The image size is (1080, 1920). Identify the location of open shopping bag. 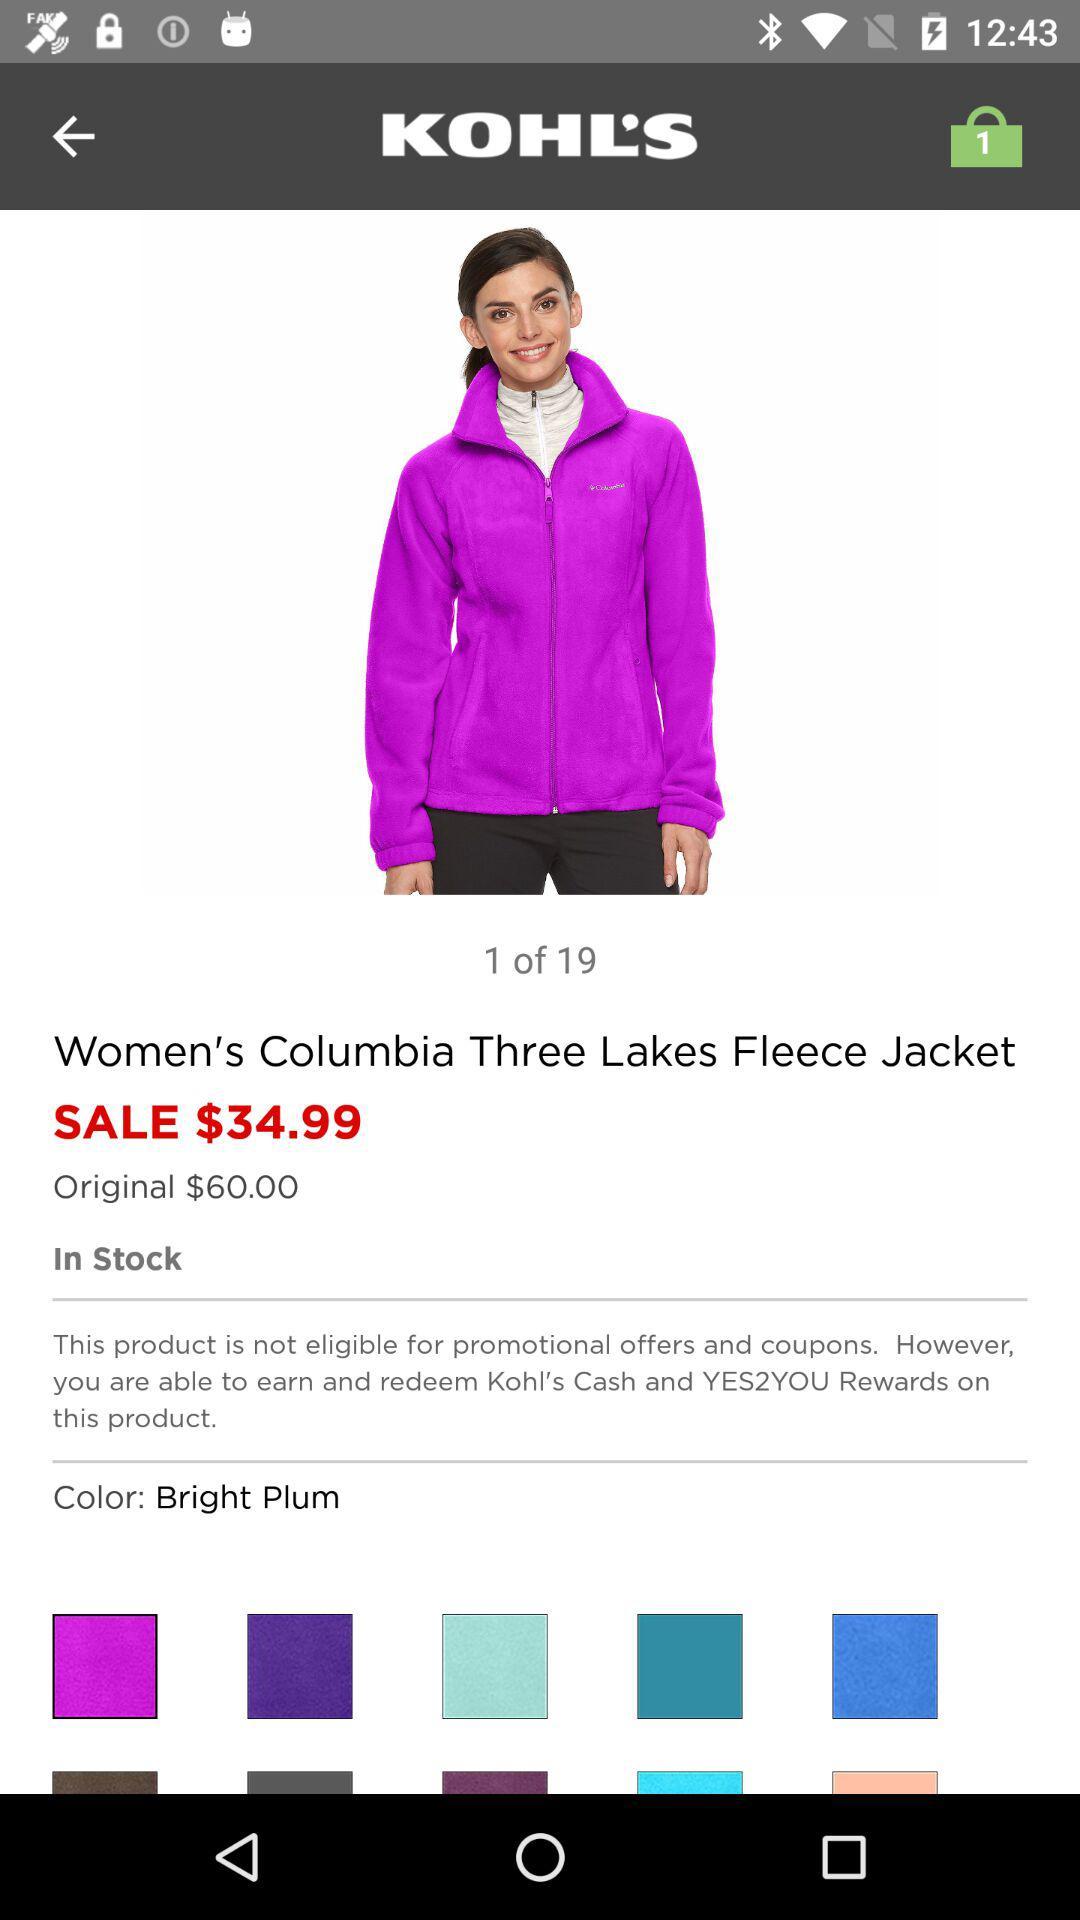
(980, 135).